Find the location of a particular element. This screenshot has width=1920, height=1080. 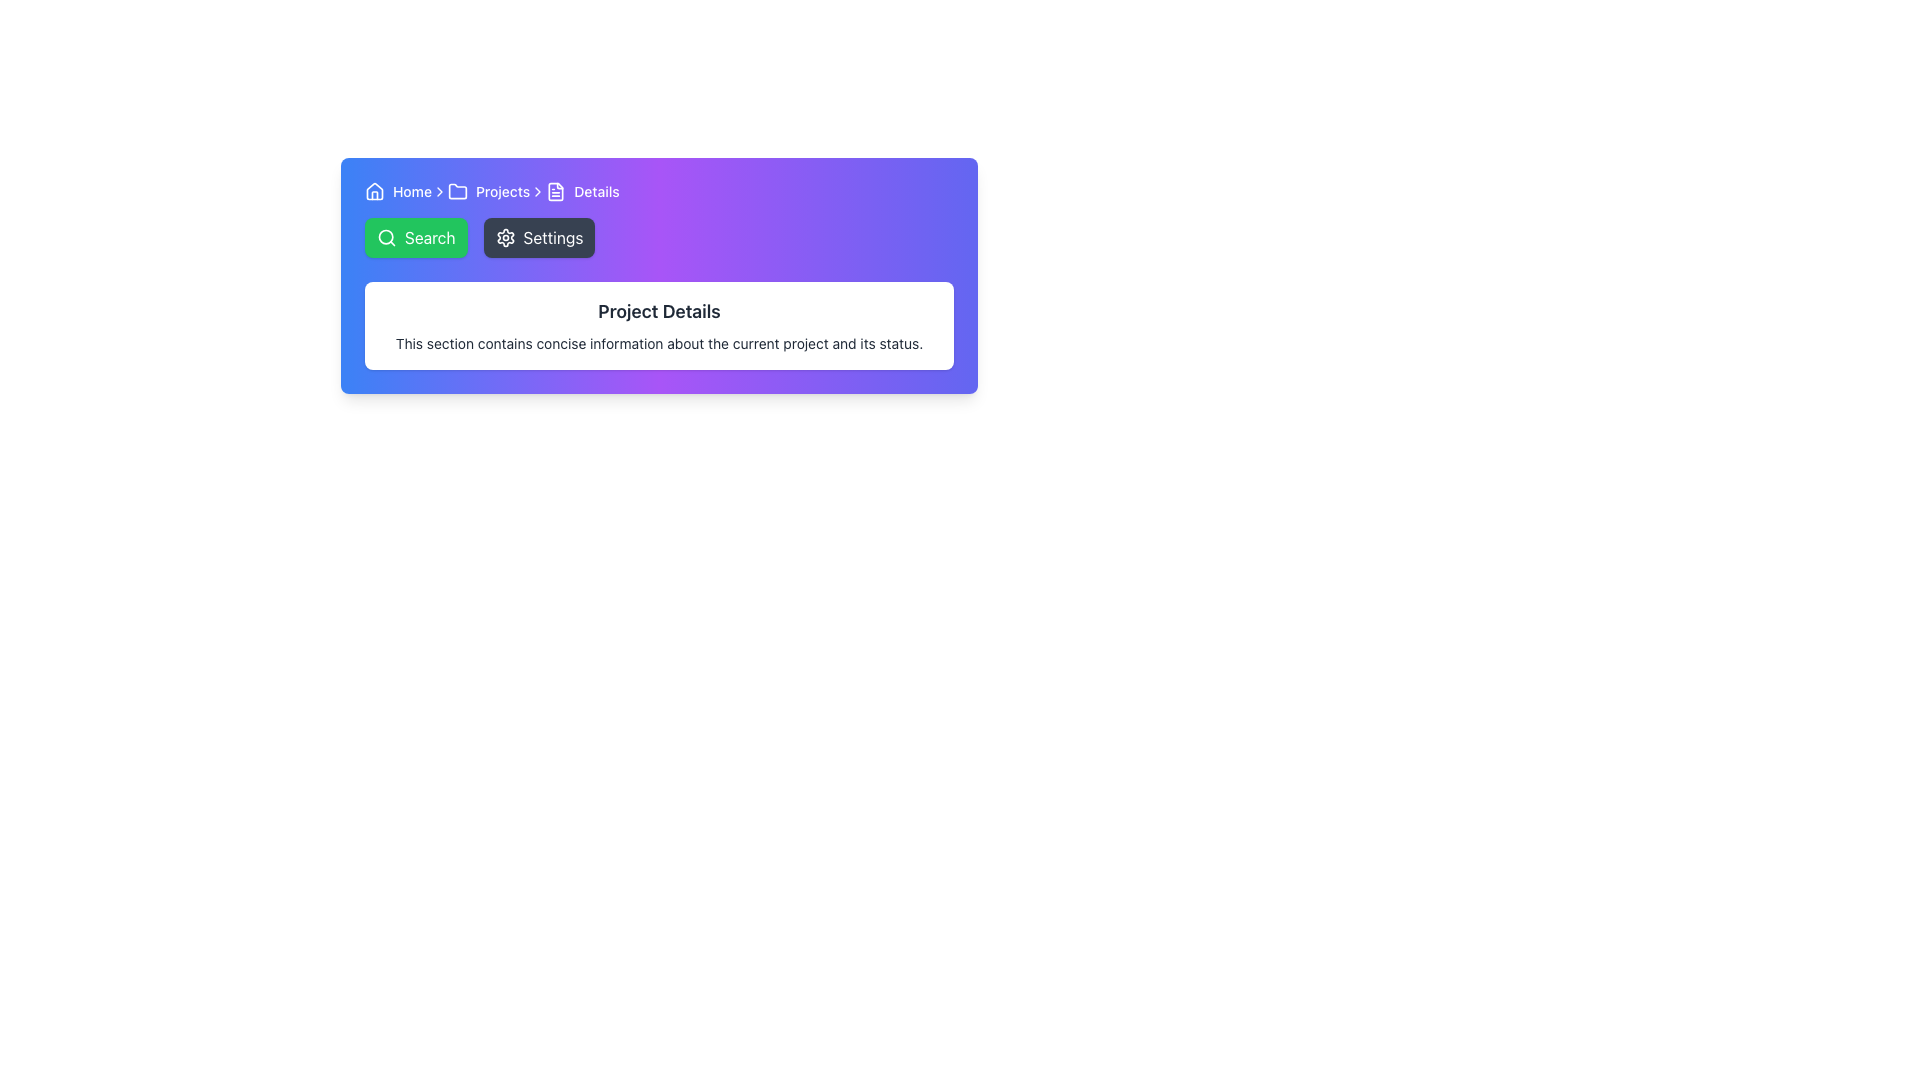

the Breadcrumb Navigation Item that indicates the current section or page context, specifically the 'Details' page, located to the right of the 'Projects' label is located at coordinates (582, 192).